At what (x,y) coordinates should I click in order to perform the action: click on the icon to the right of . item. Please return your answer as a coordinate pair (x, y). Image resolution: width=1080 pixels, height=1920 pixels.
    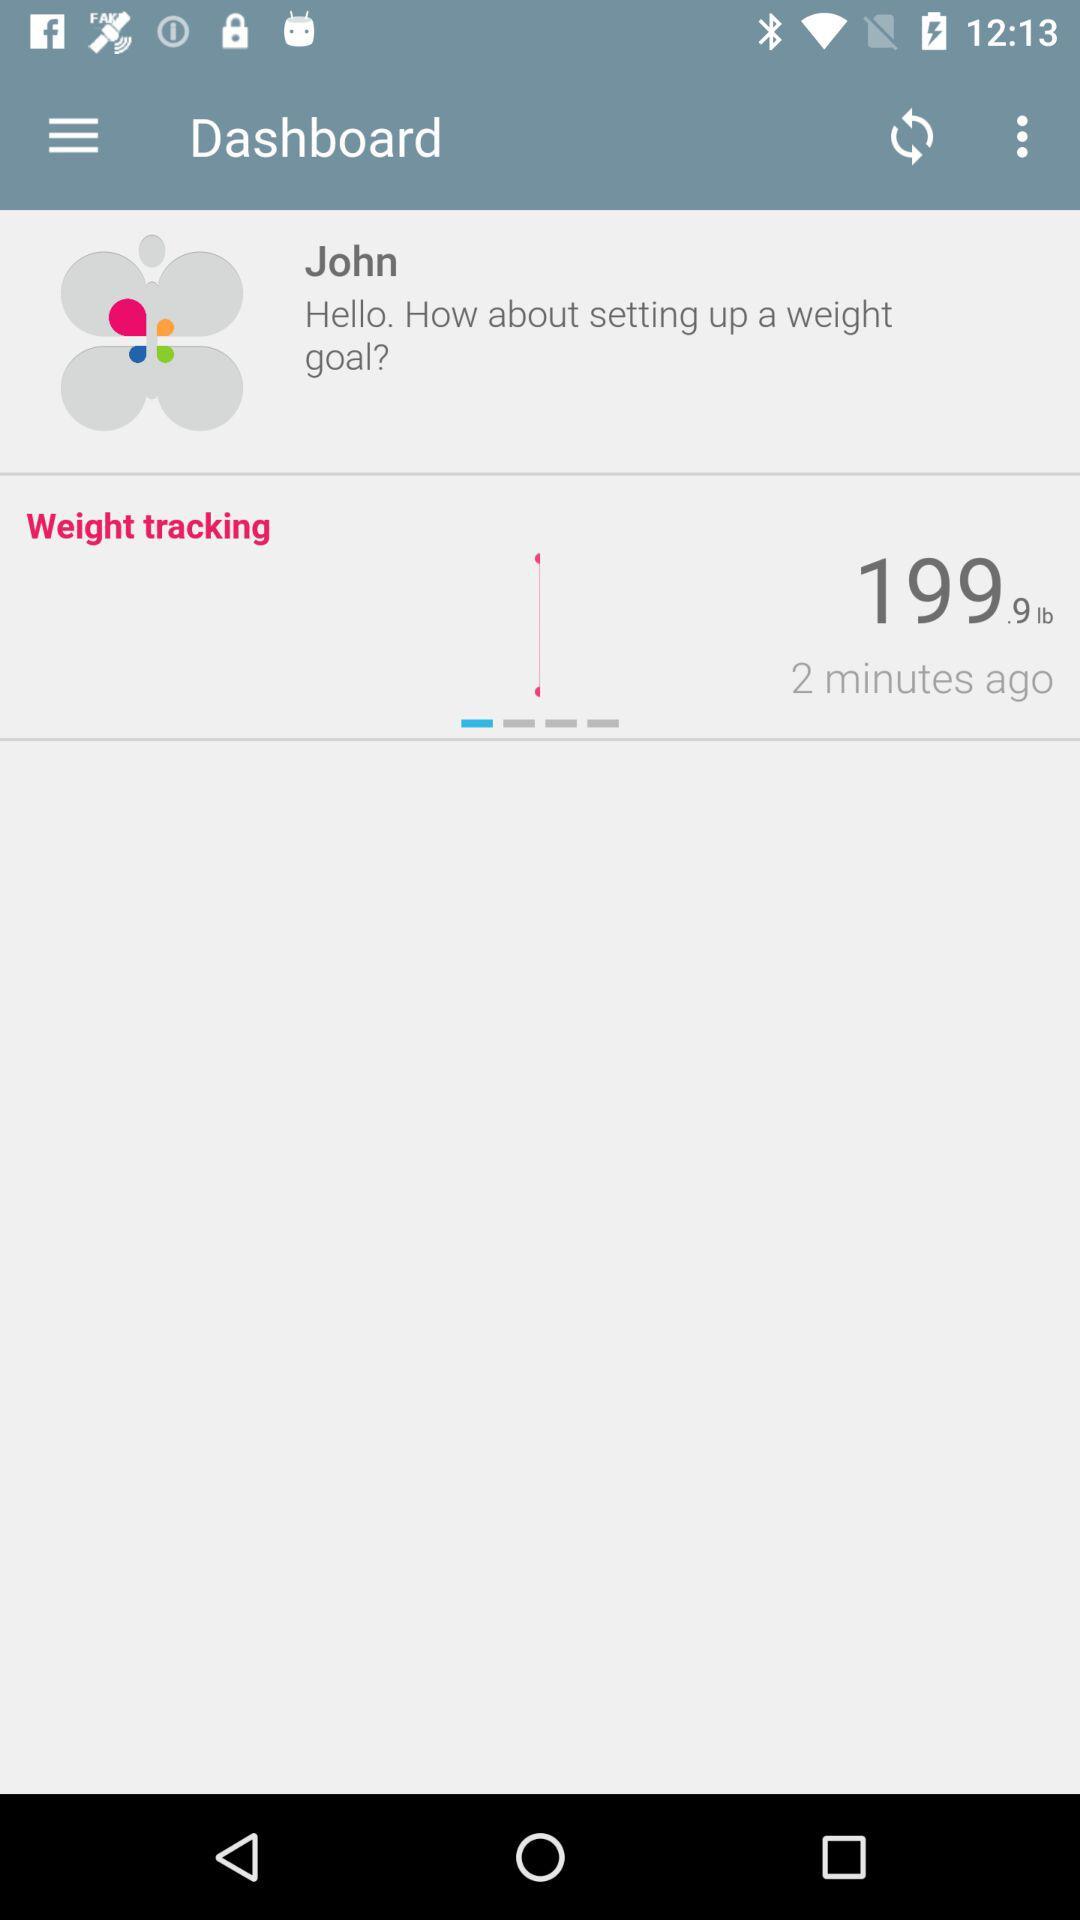
    Looking at the image, I should click on (1021, 609).